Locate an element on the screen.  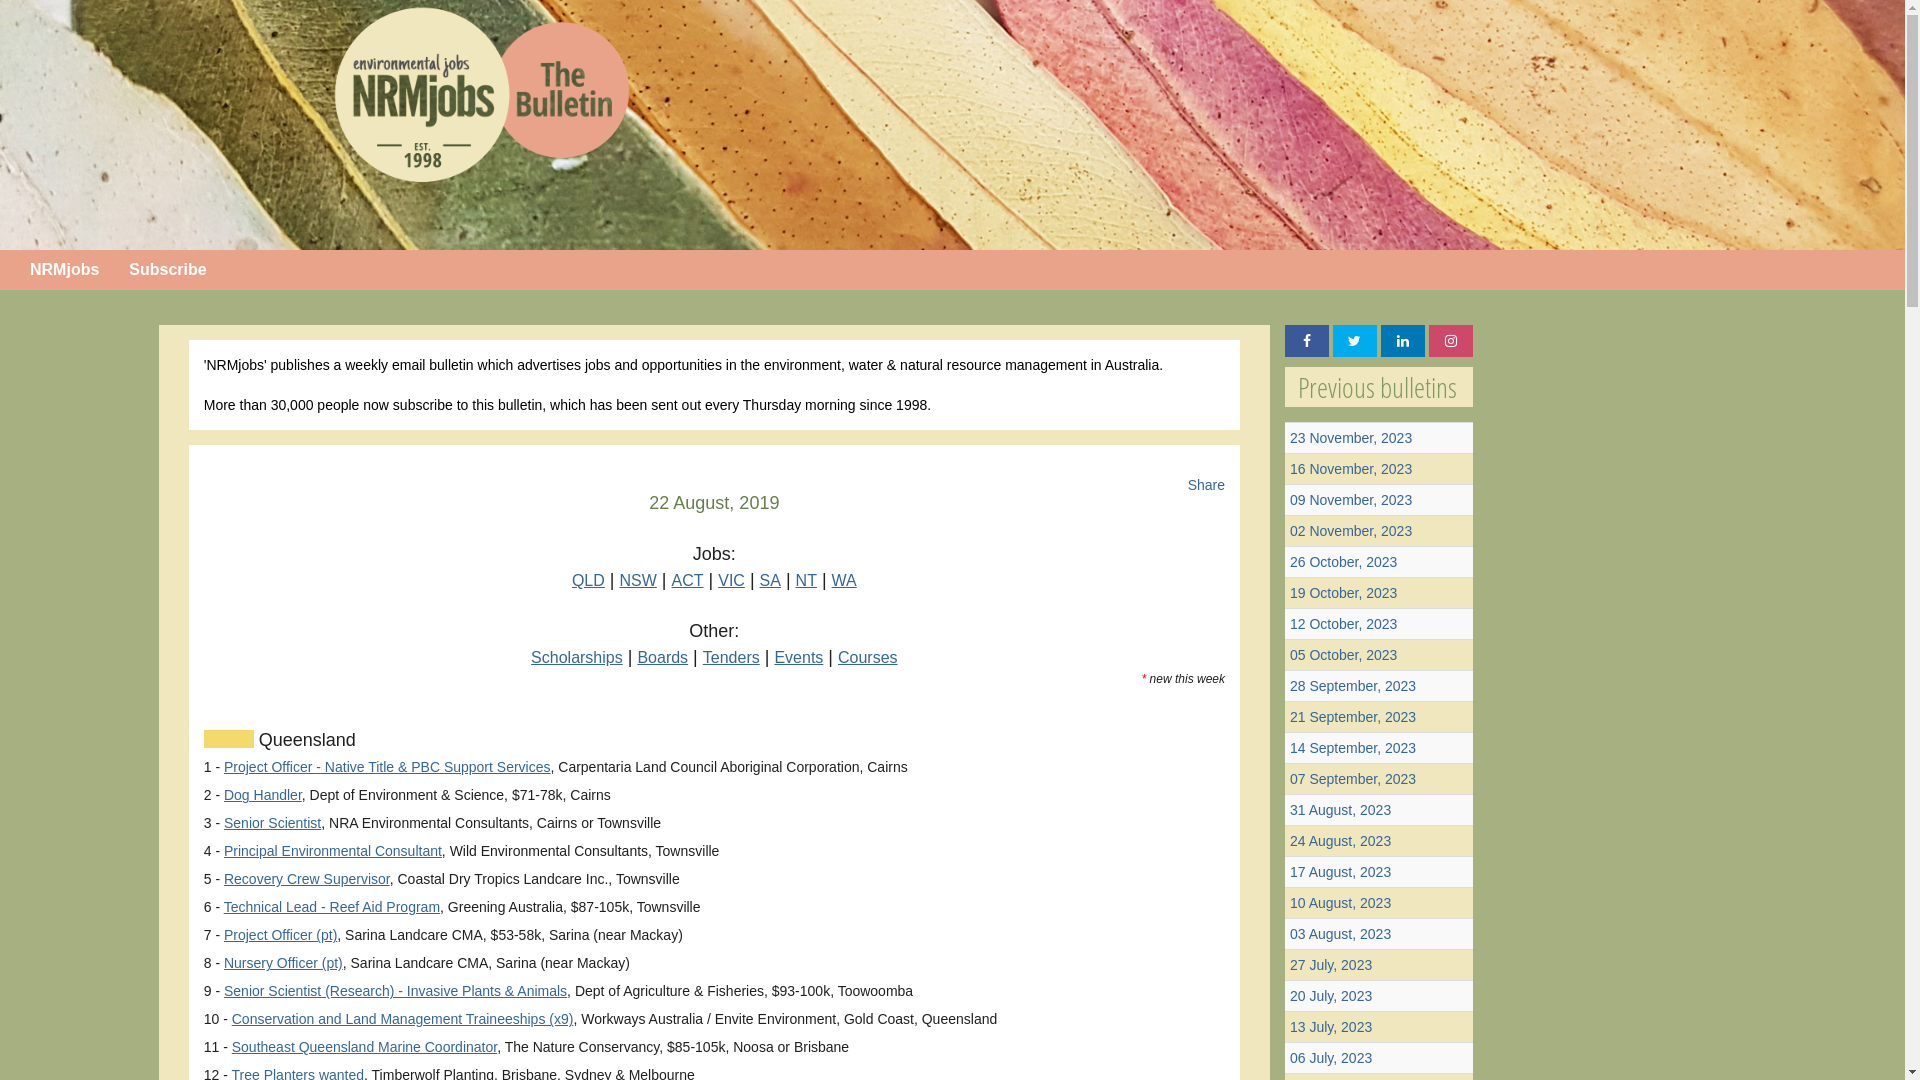
'07 September, 2023' is located at coordinates (1353, 778).